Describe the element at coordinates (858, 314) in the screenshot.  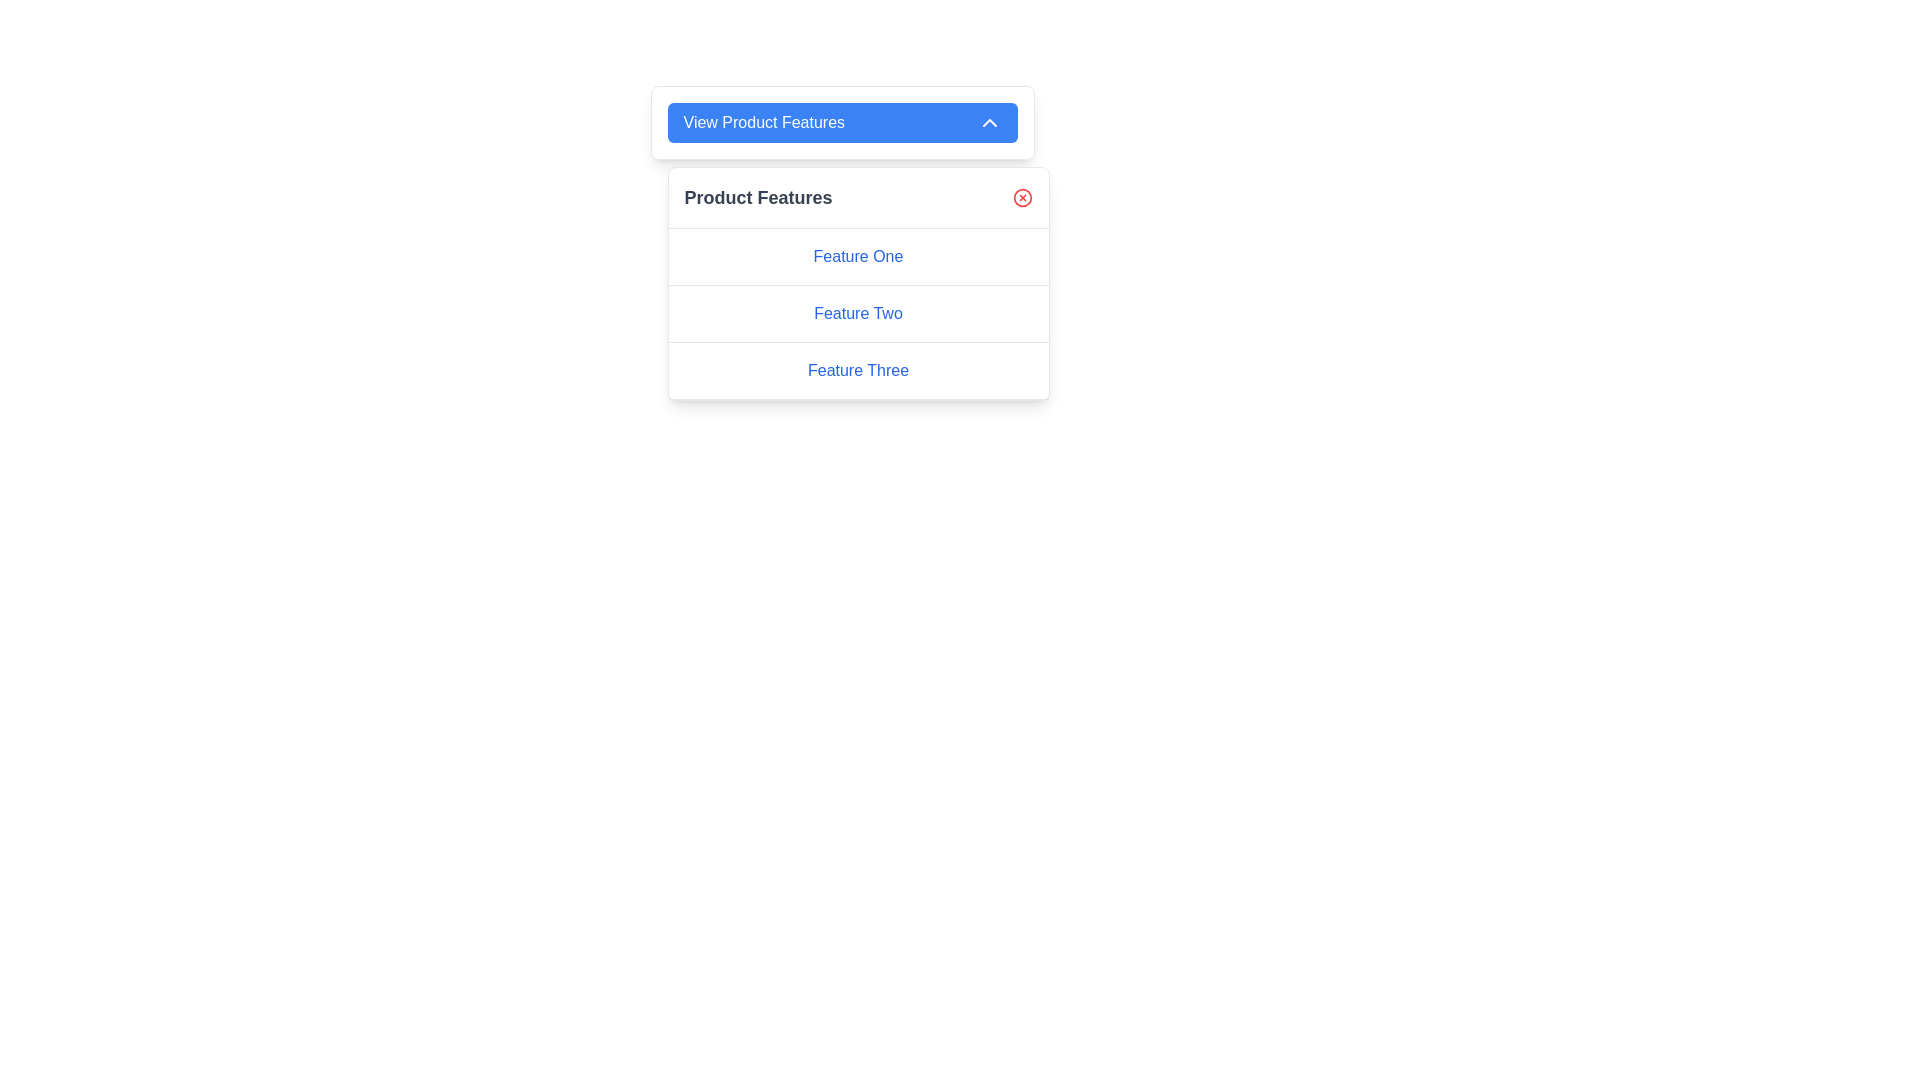
I see `the second list item under the 'Product Features' section` at that location.